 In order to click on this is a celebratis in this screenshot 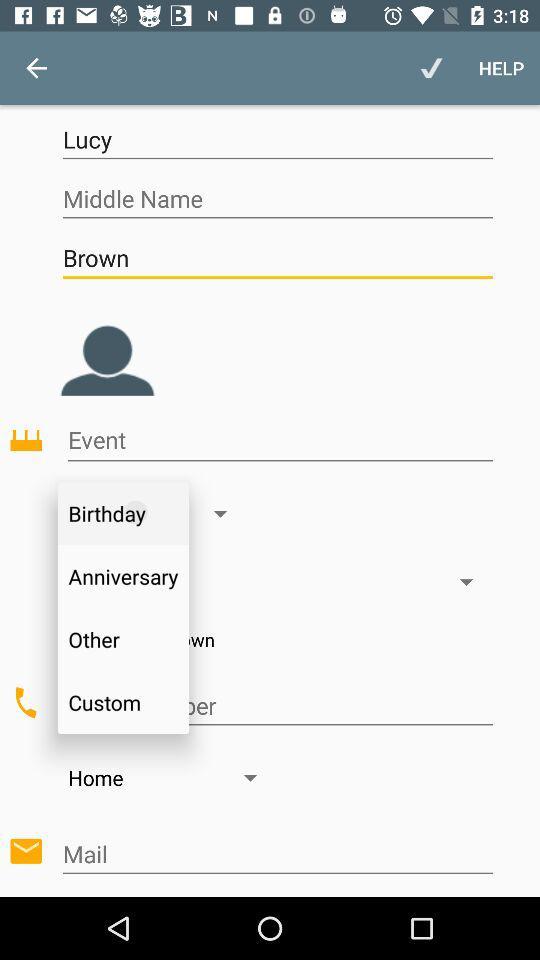, I will do `click(279, 440)`.